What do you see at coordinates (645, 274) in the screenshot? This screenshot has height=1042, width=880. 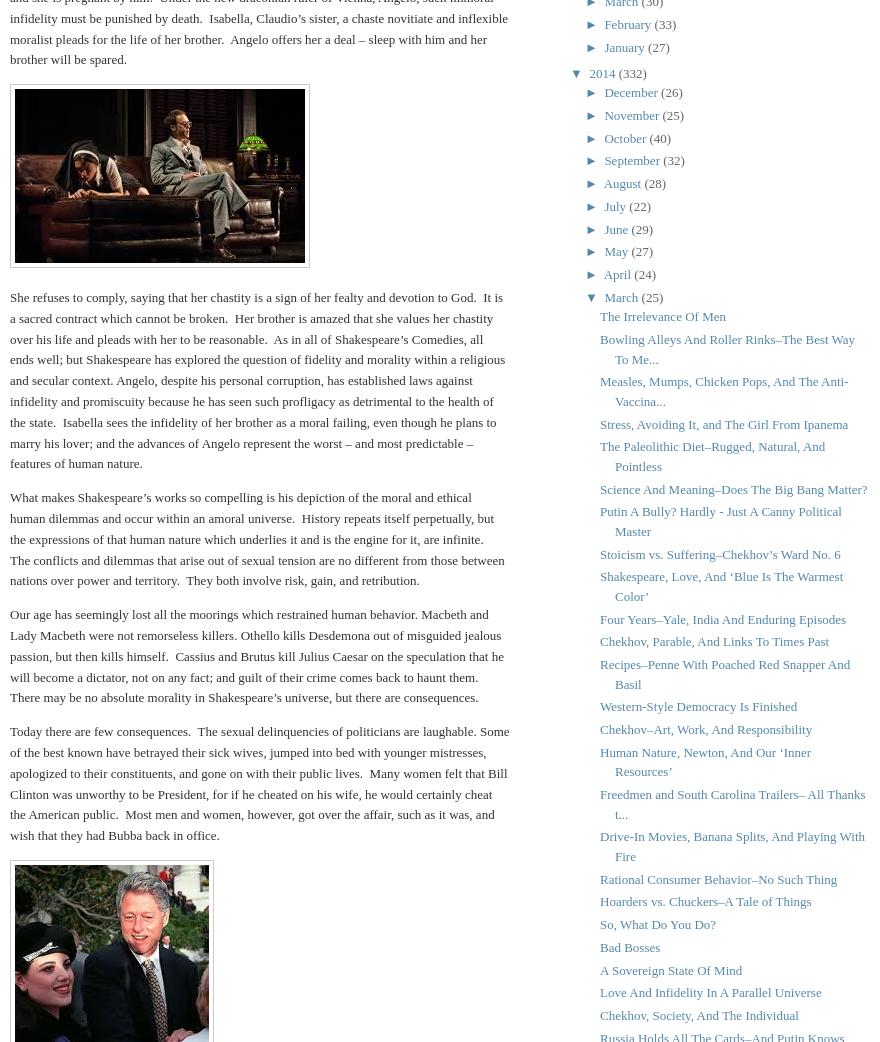 I see `'(24)'` at bounding box center [645, 274].